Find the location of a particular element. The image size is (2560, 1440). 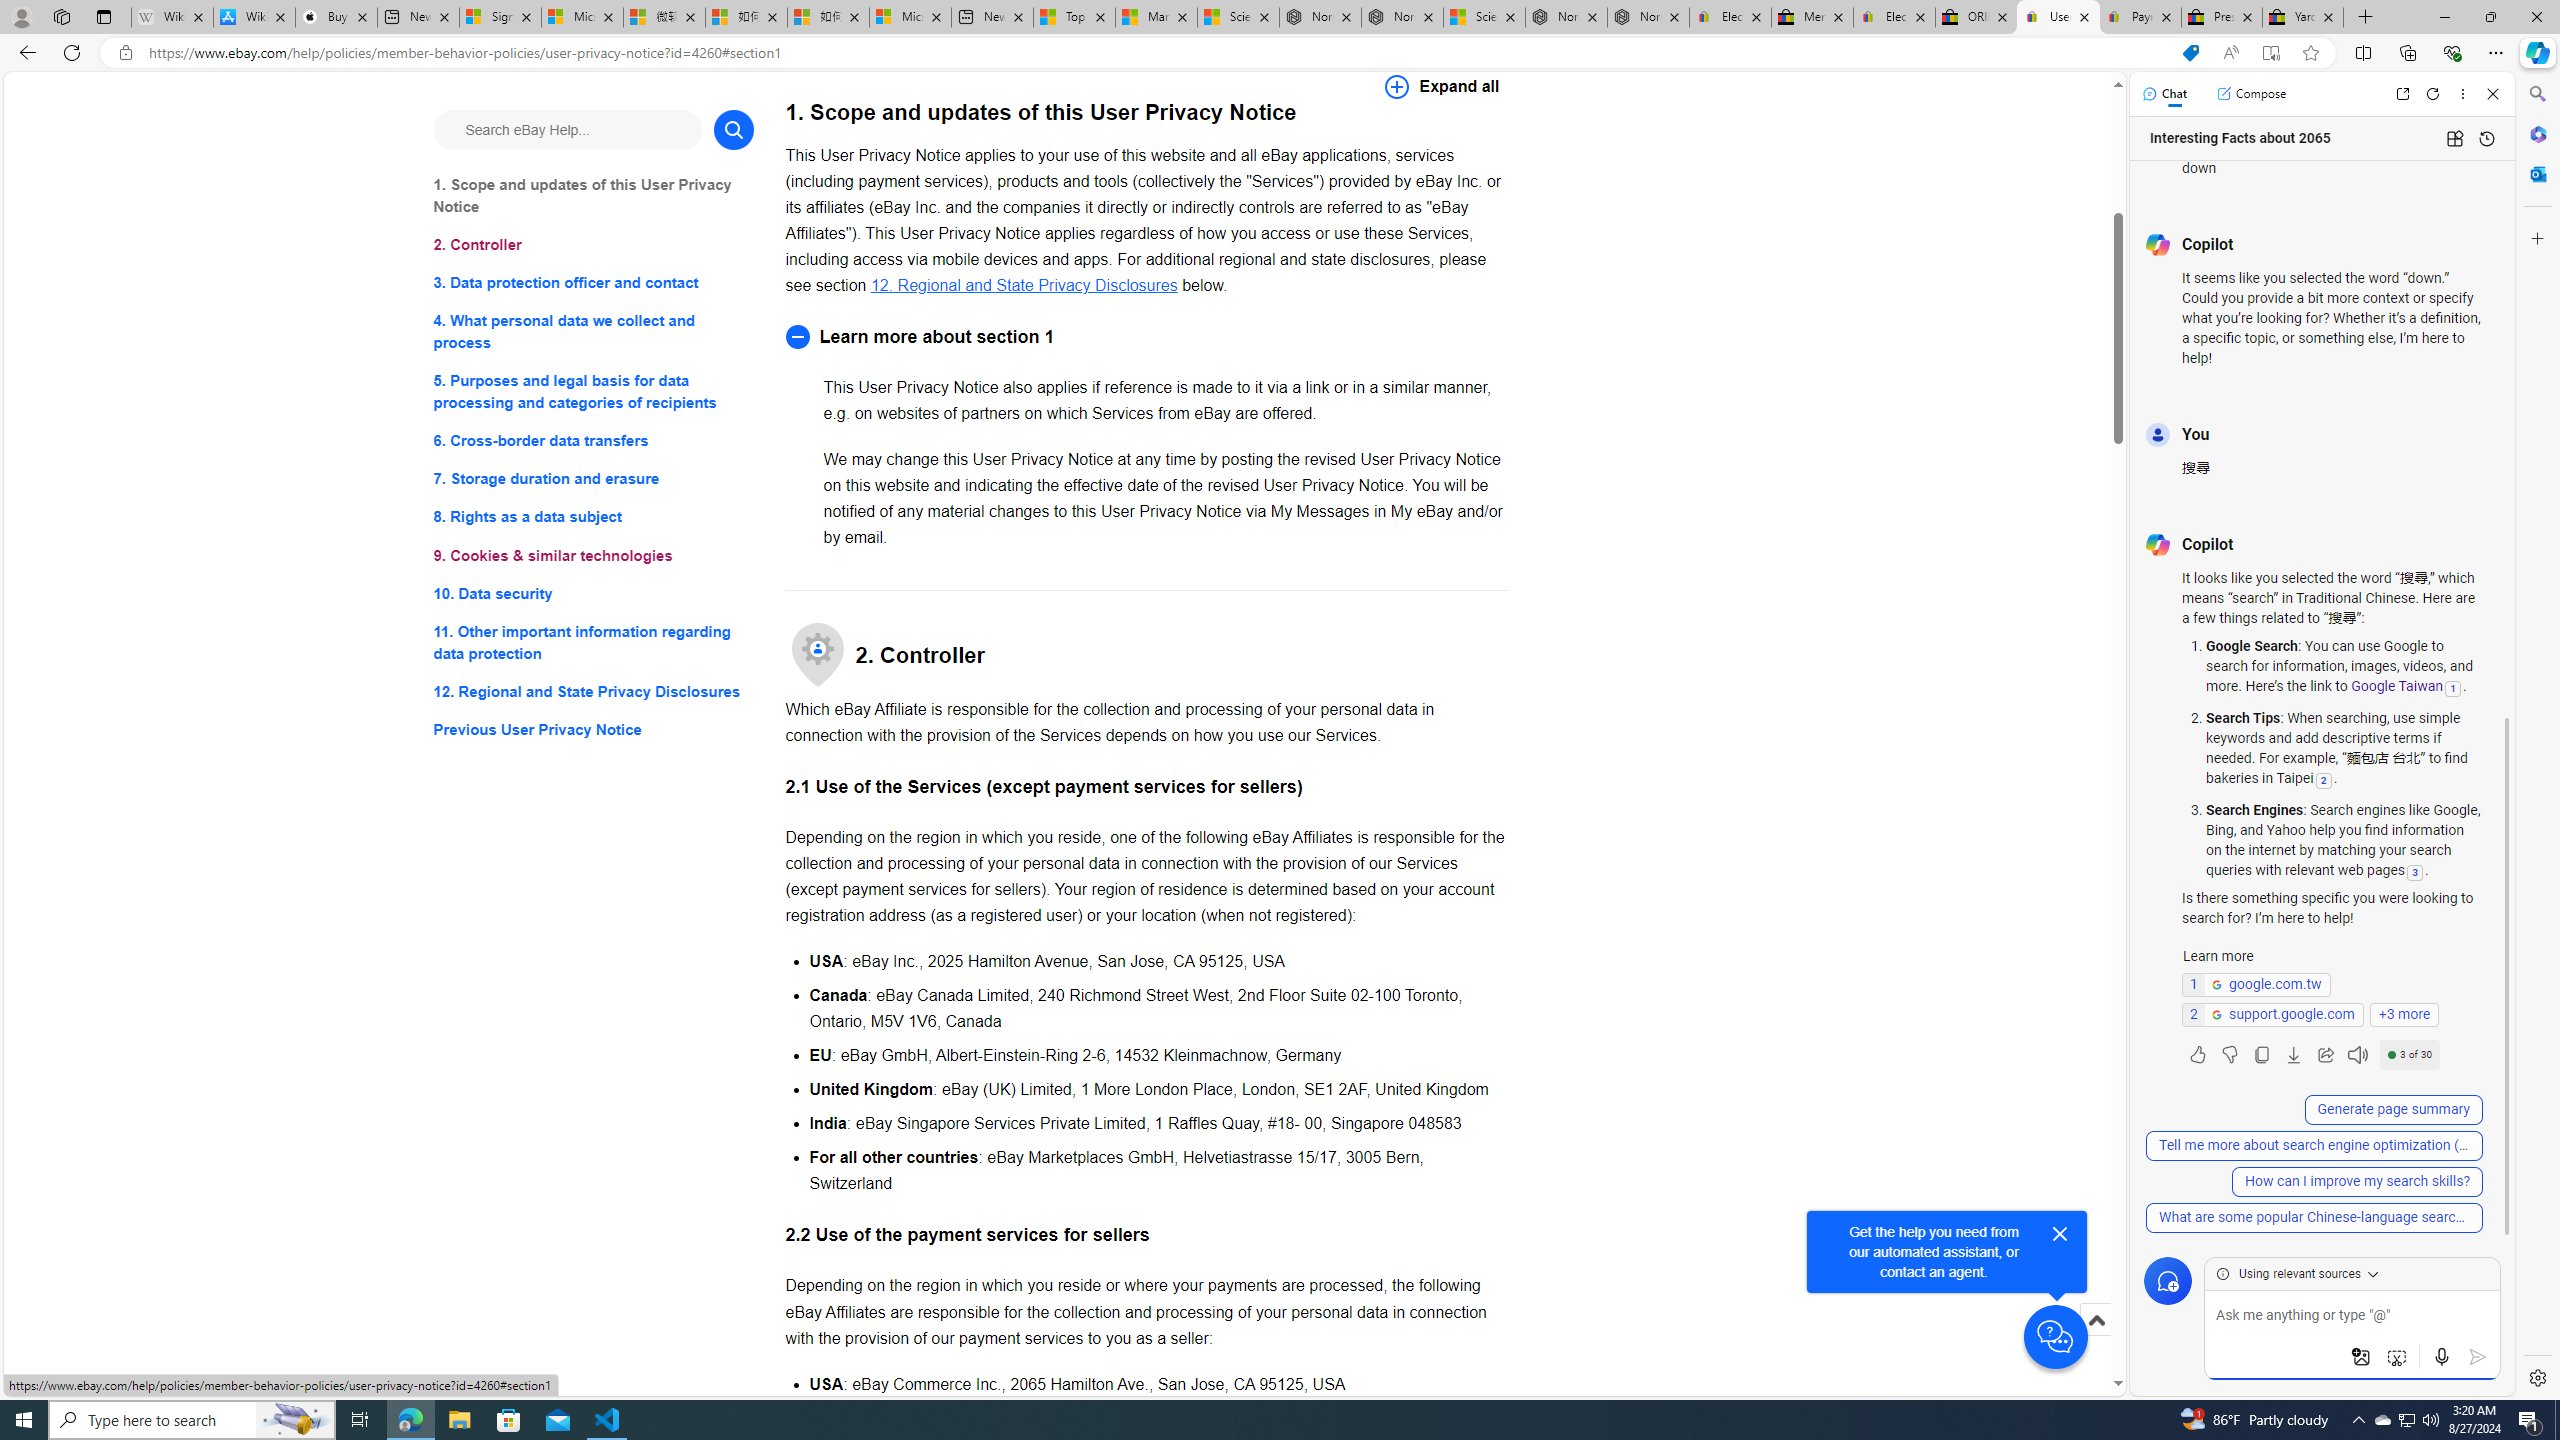

'Microsoft account | Account Checkup' is located at coordinates (909, 16).